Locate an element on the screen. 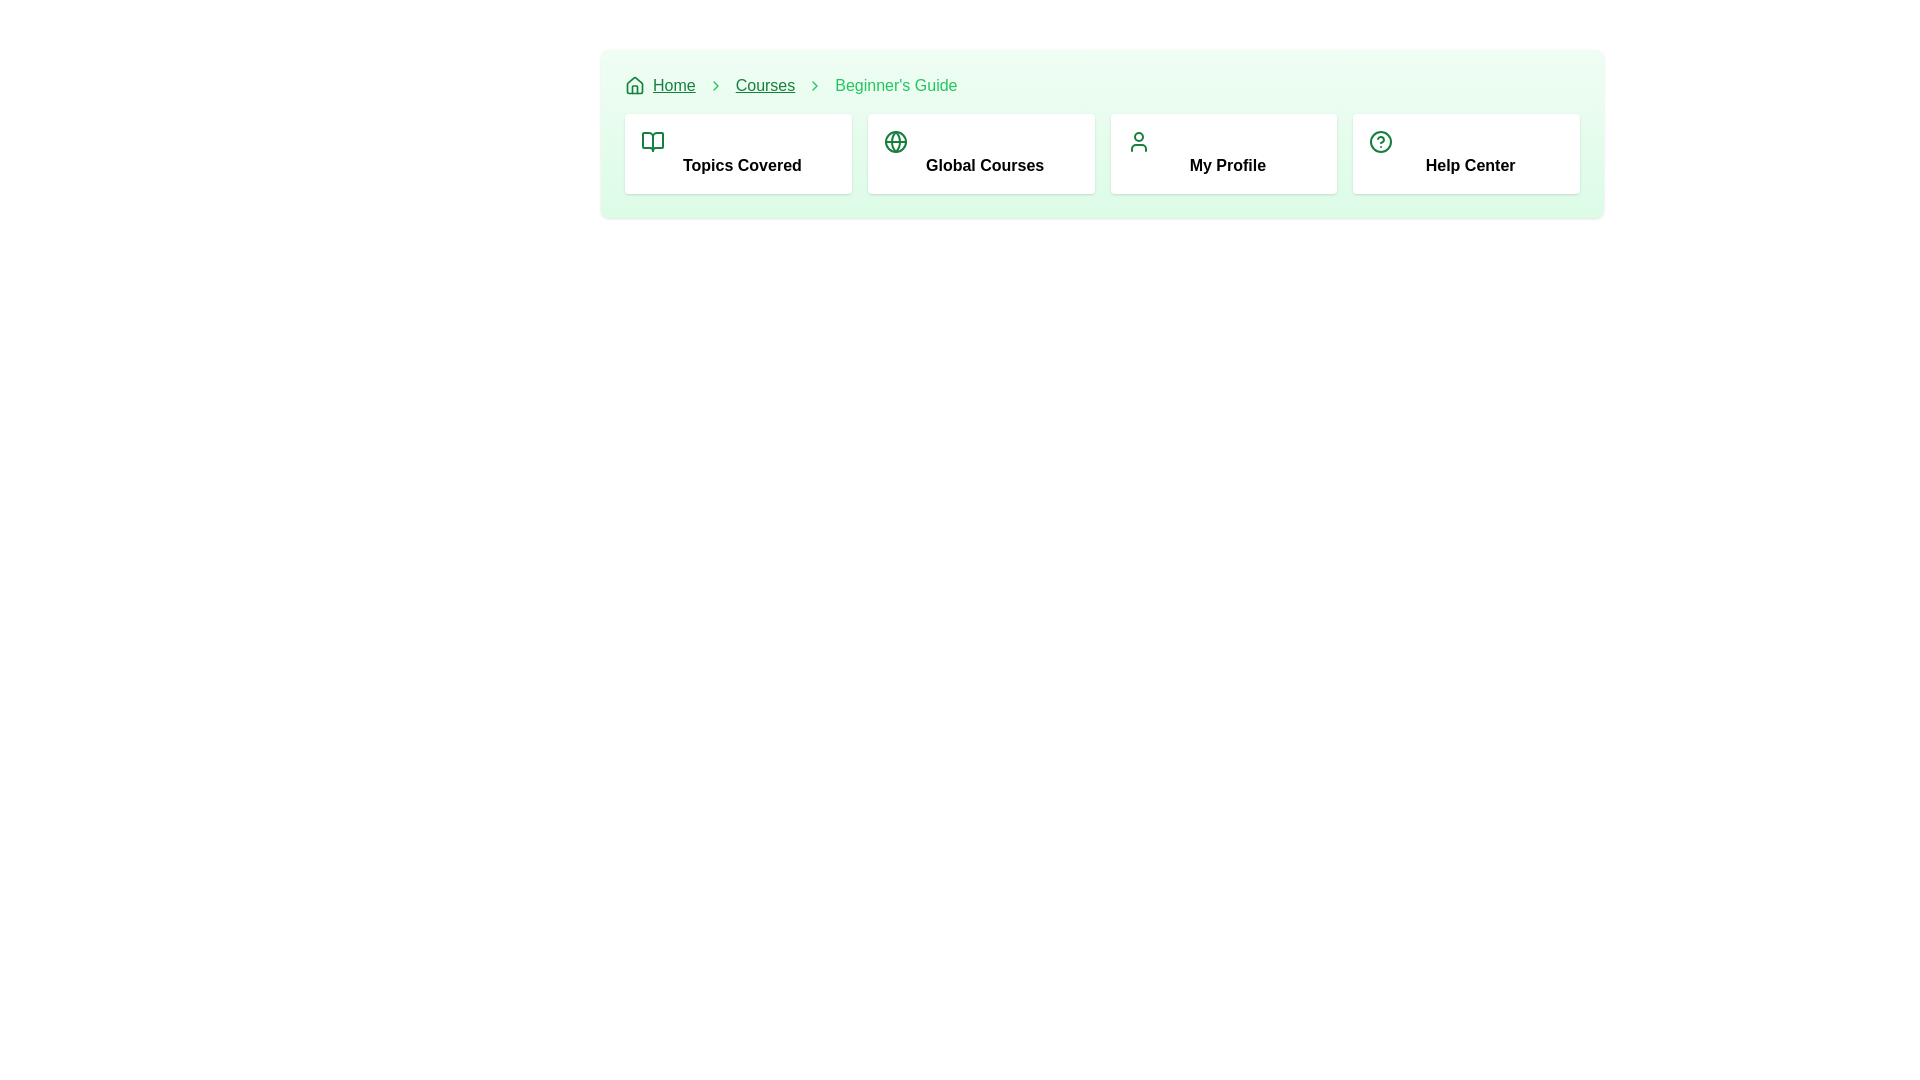 The height and width of the screenshot is (1080, 1920). the 'Beginner's Guide' text label in the breadcrumb navigation bar, which is styled in green and is the final element after 'Courses' and a right-facing chevron icon is located at coordinates (895, 84).